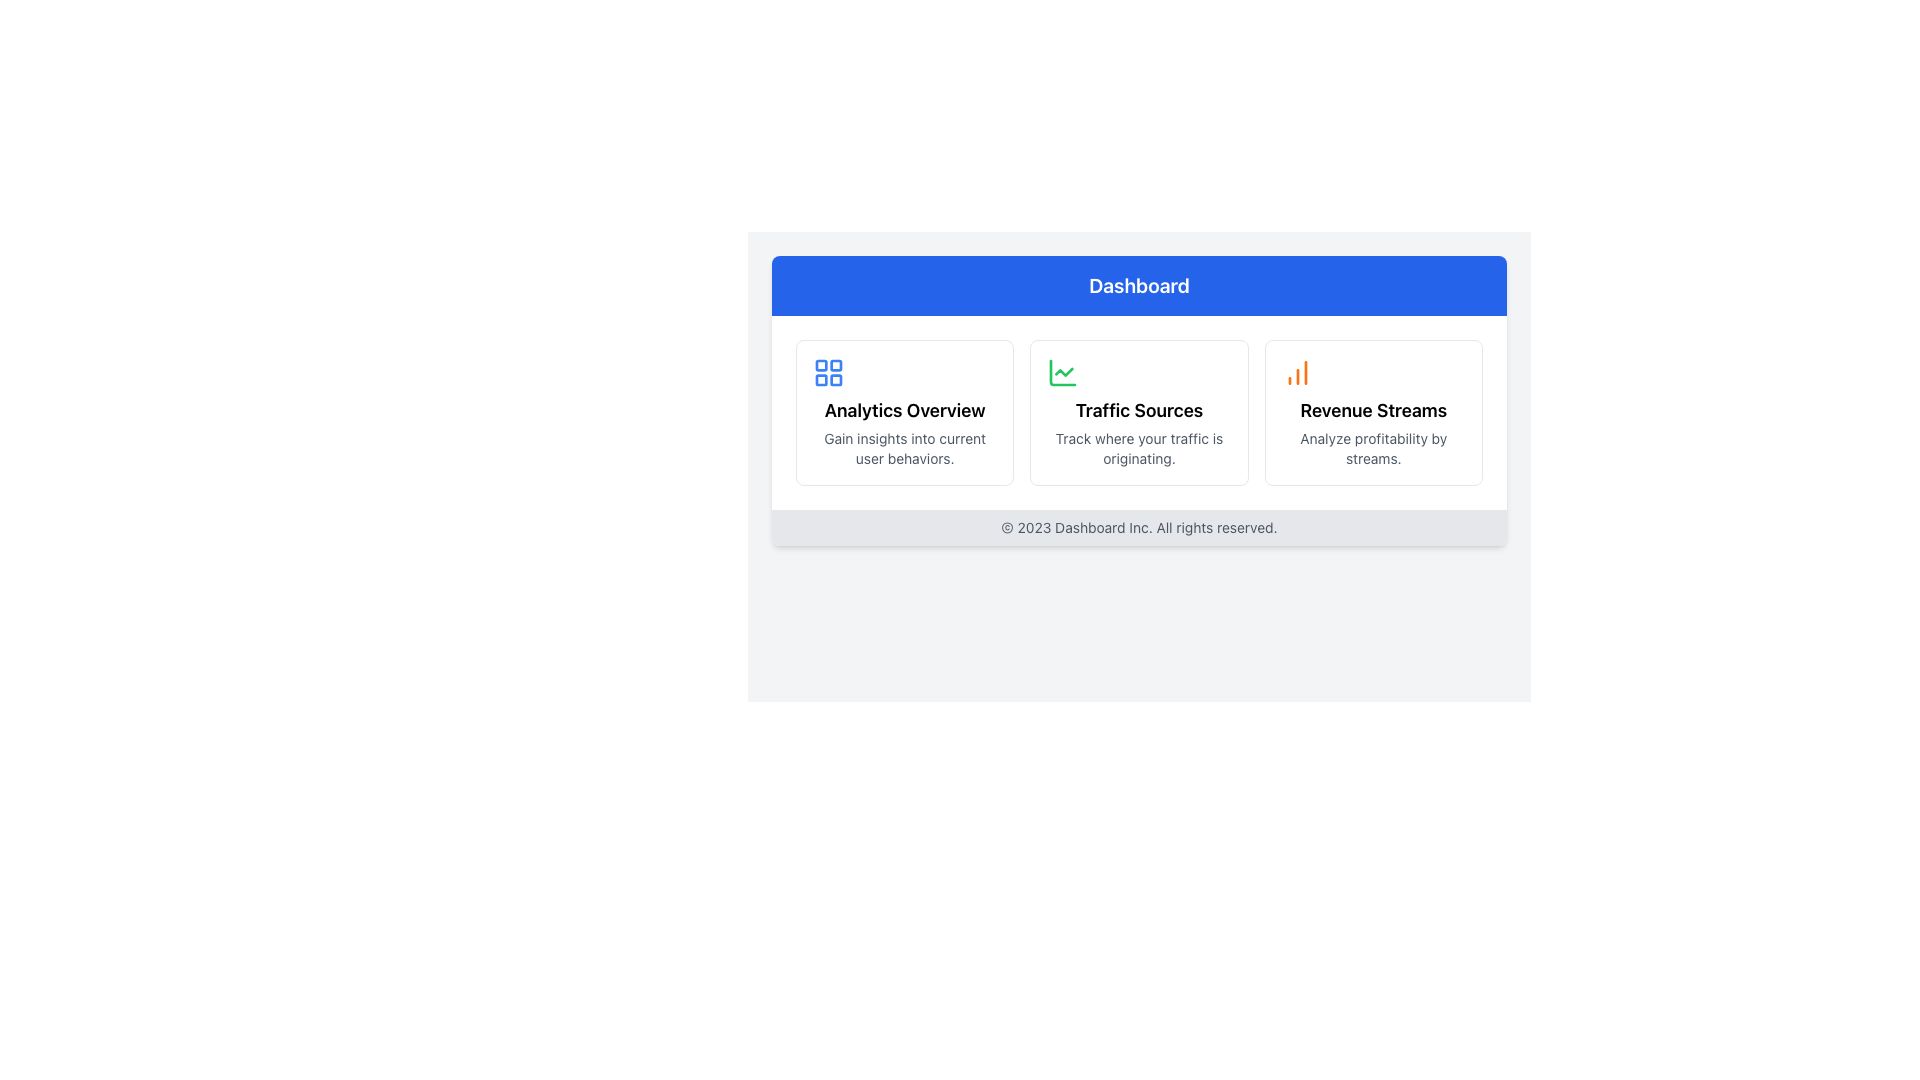  Describe the element at coordinates (1372, 447) in the screenshot. I see `descriptive text label located below the 'Revenue Streams' heading within the bordered card in the third column of the layout` at that location.